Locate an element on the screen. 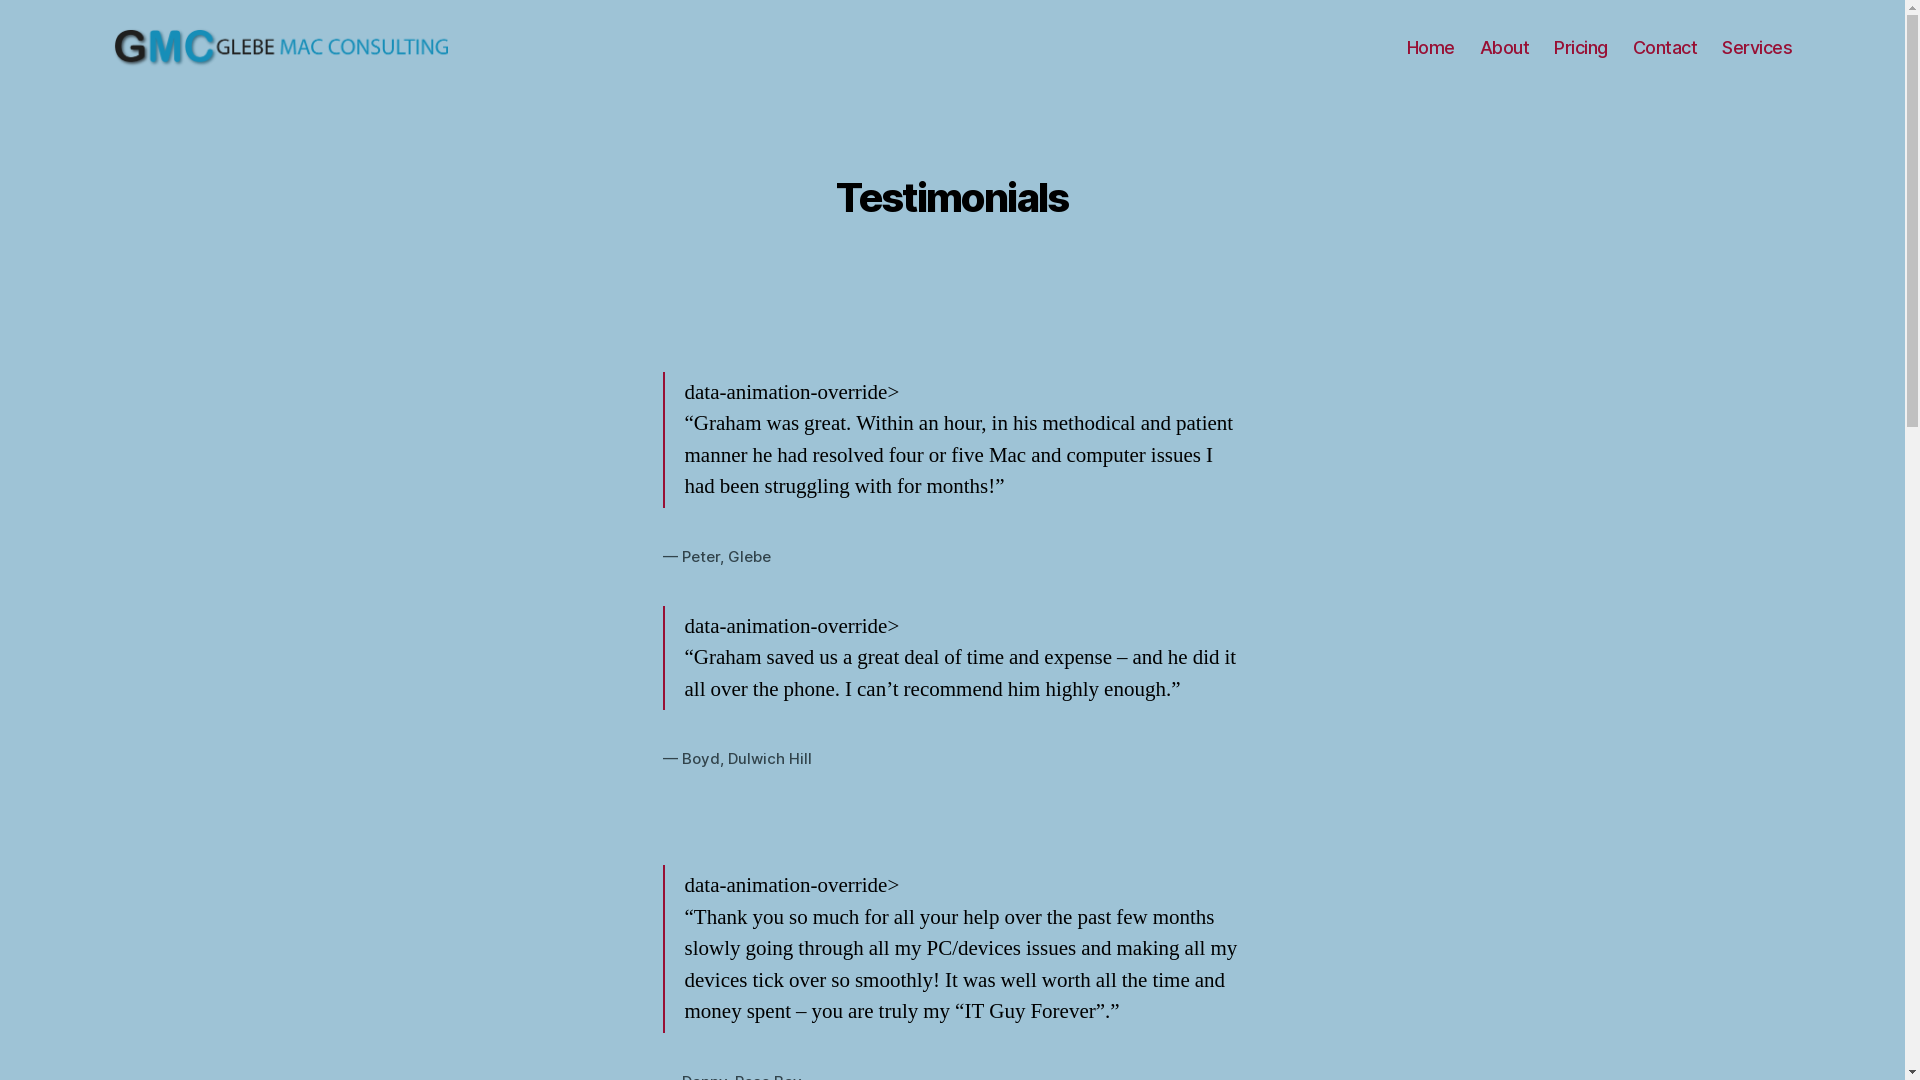  'Home' is located at coordinates (1429, 46).